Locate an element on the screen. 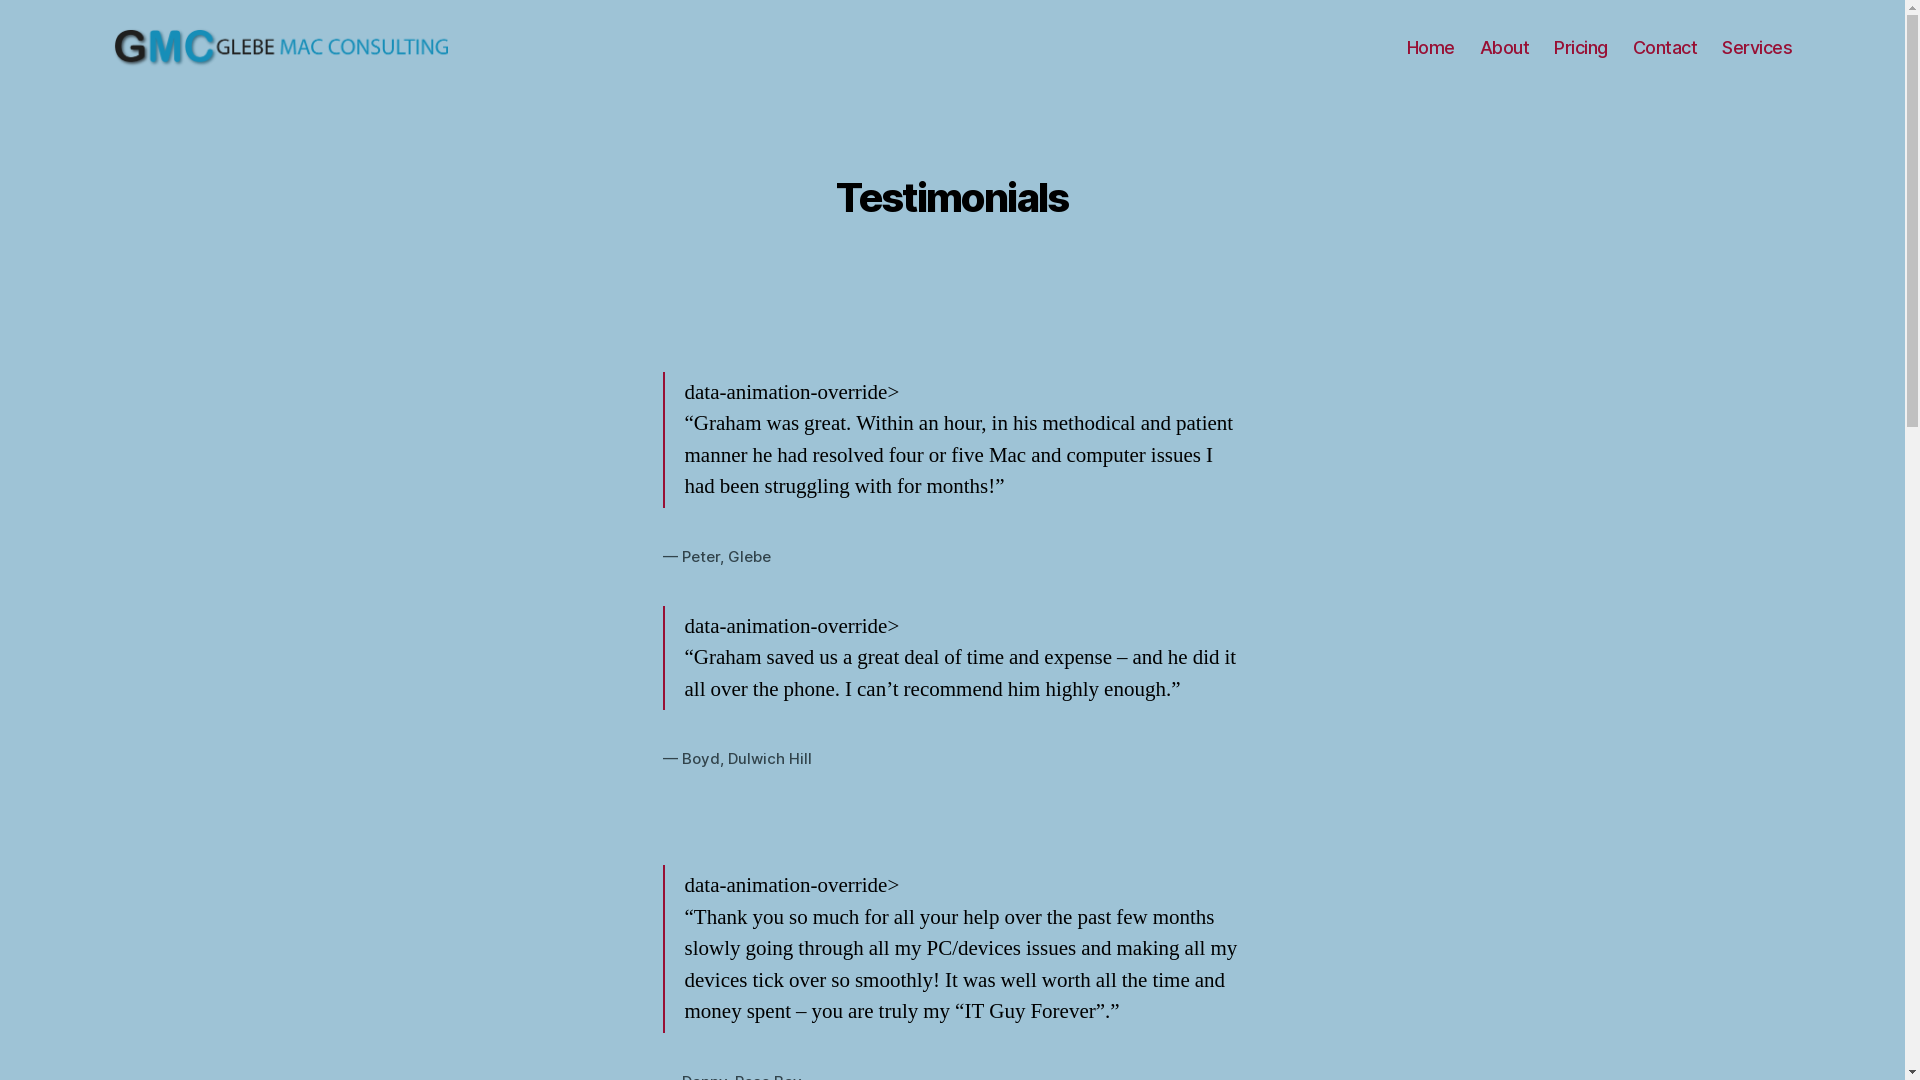  'Home' is located at coordinates (1429, 46).